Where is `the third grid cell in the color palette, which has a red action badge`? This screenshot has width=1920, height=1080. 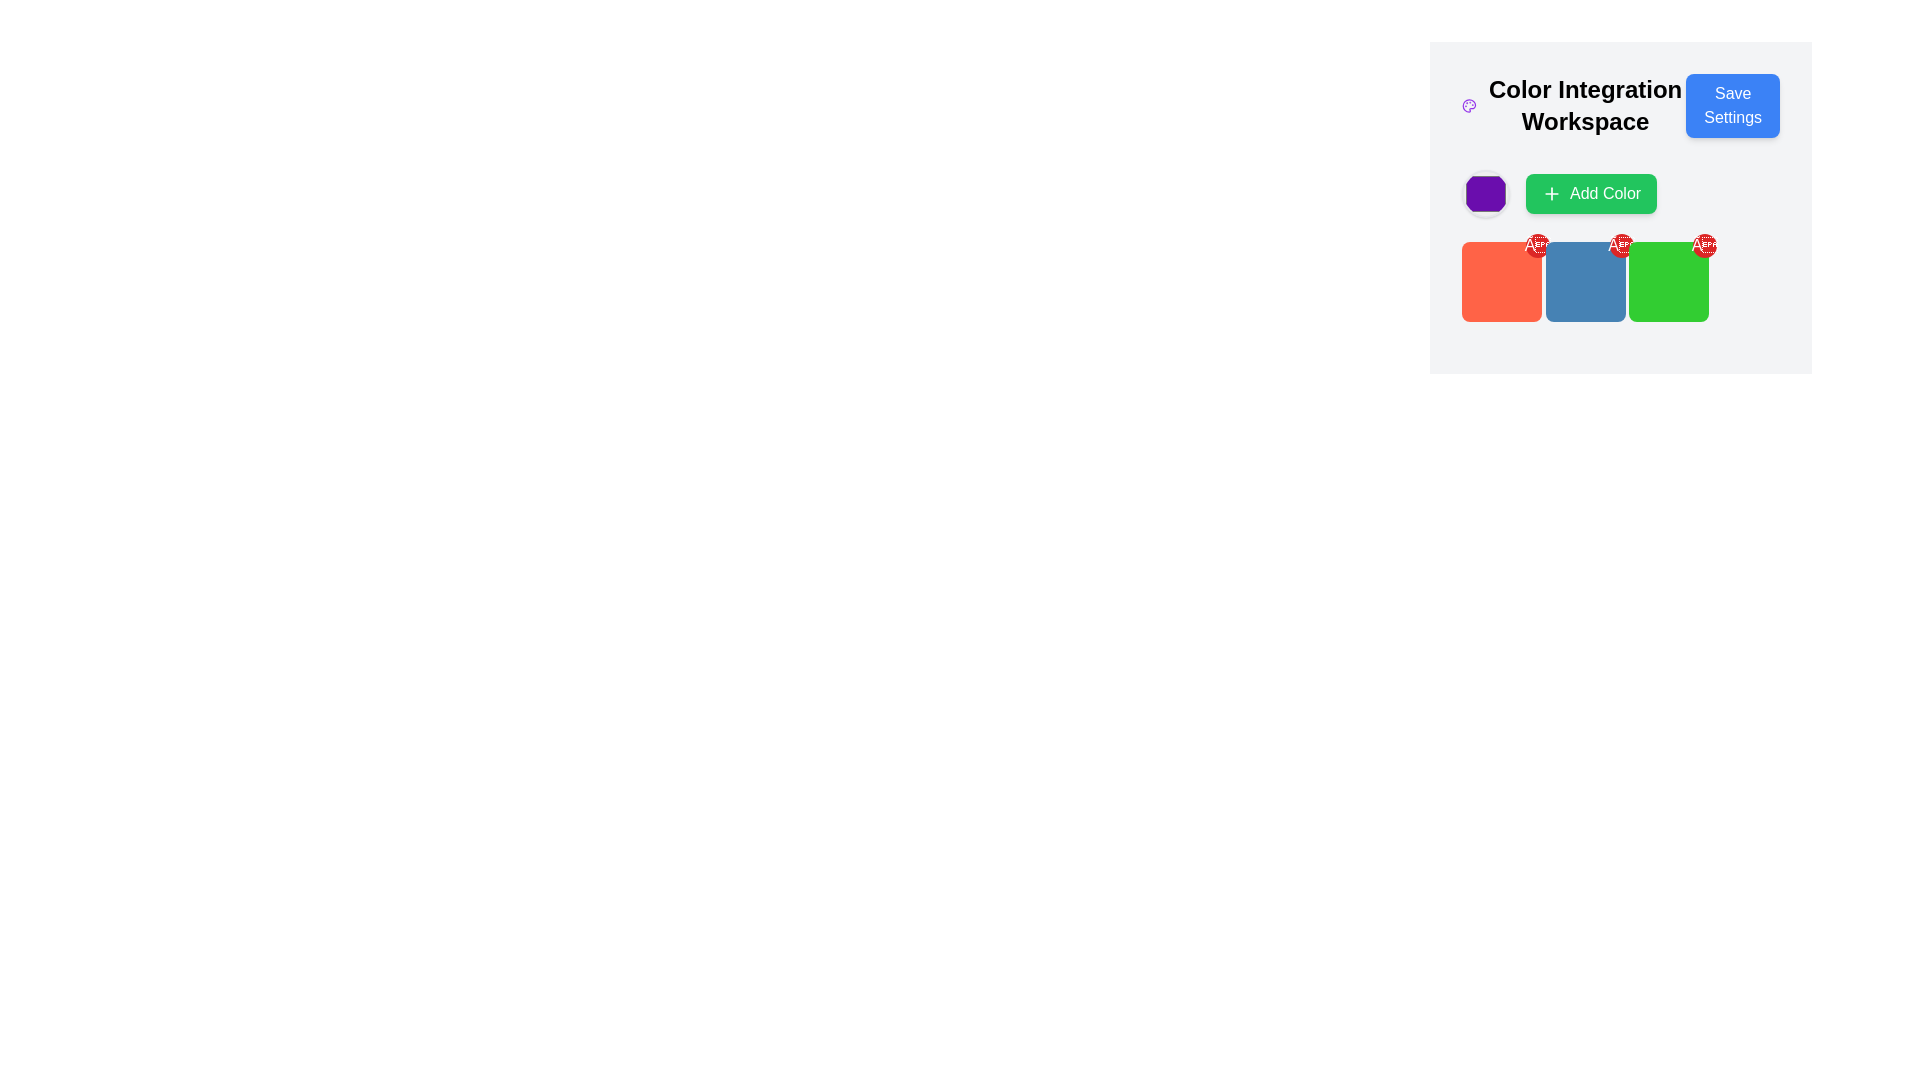 the third grid cell in the color palette, which has a red action badge is located at coordinates (1669, 281).